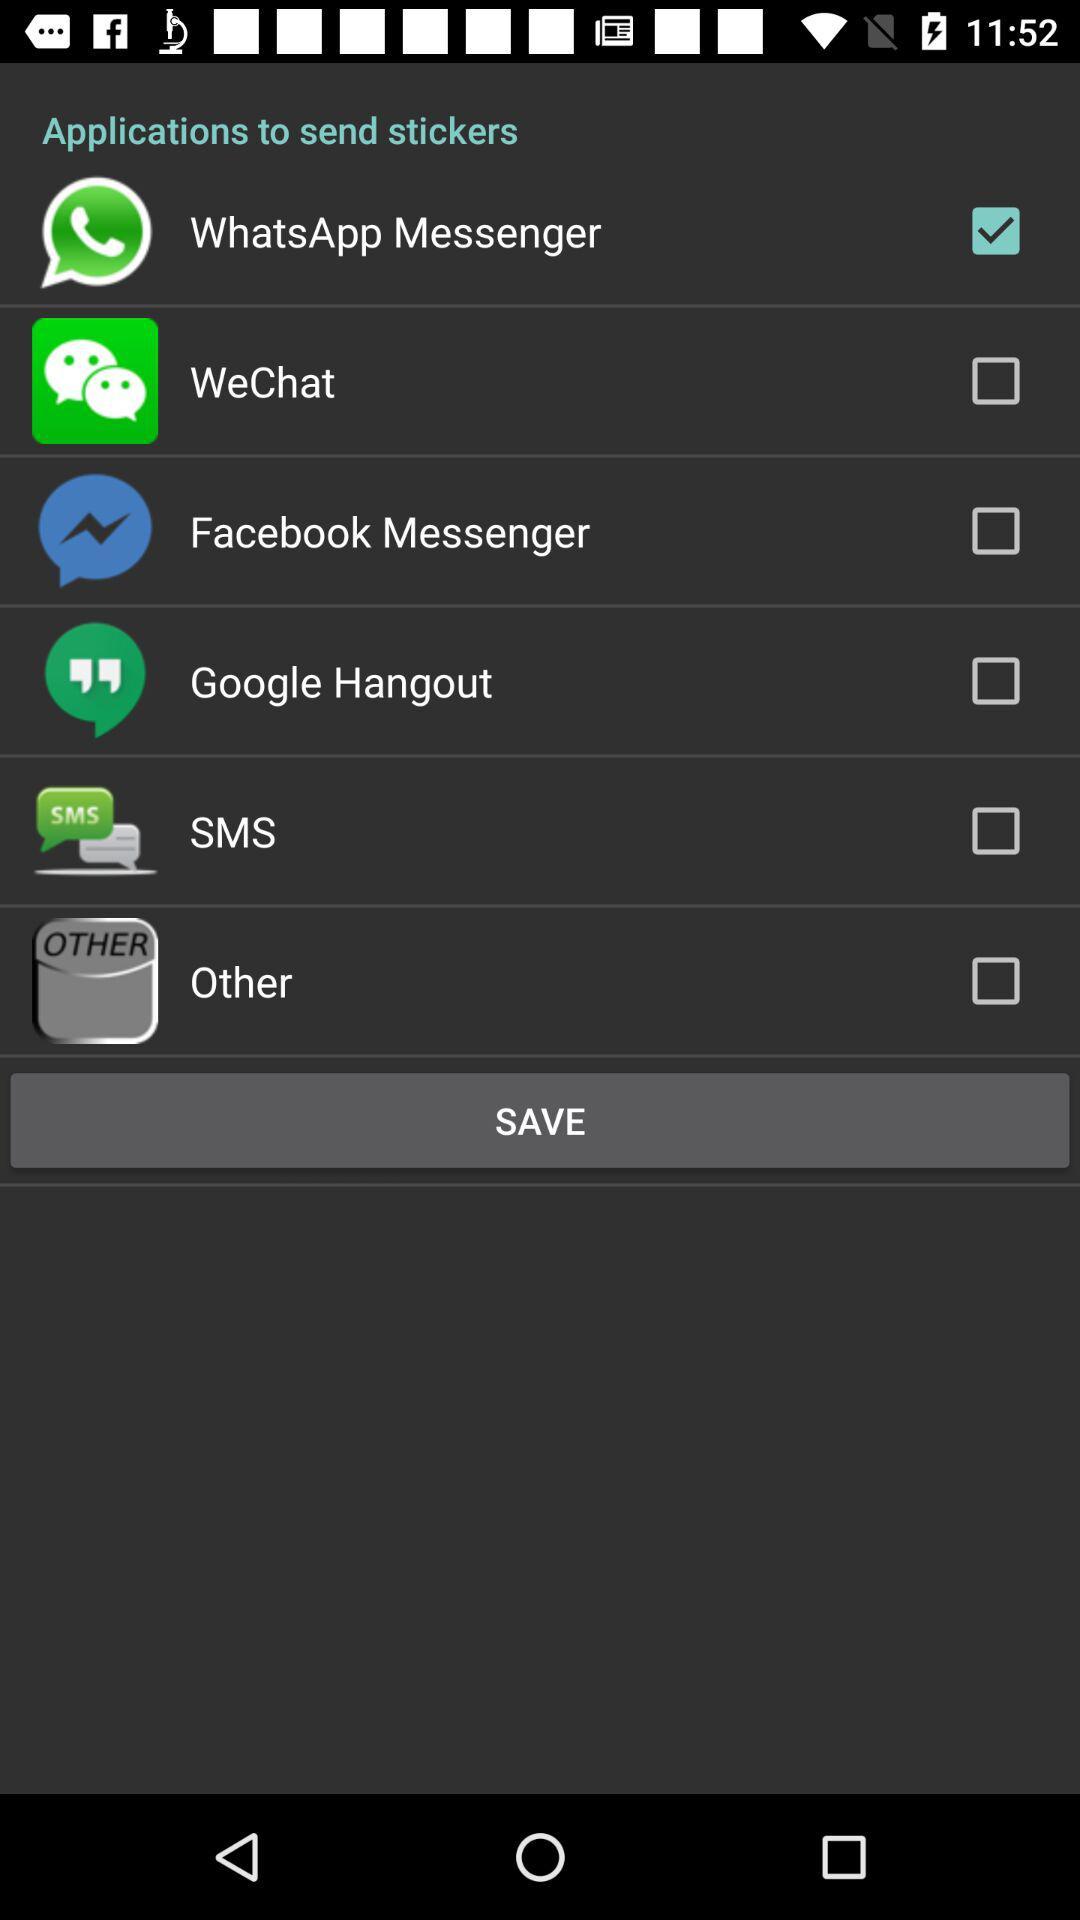 This screenshot has height=1920, width=1080. Describe the element at coordinates (231, 830) in the screenshot. I see `sms app` at that location.